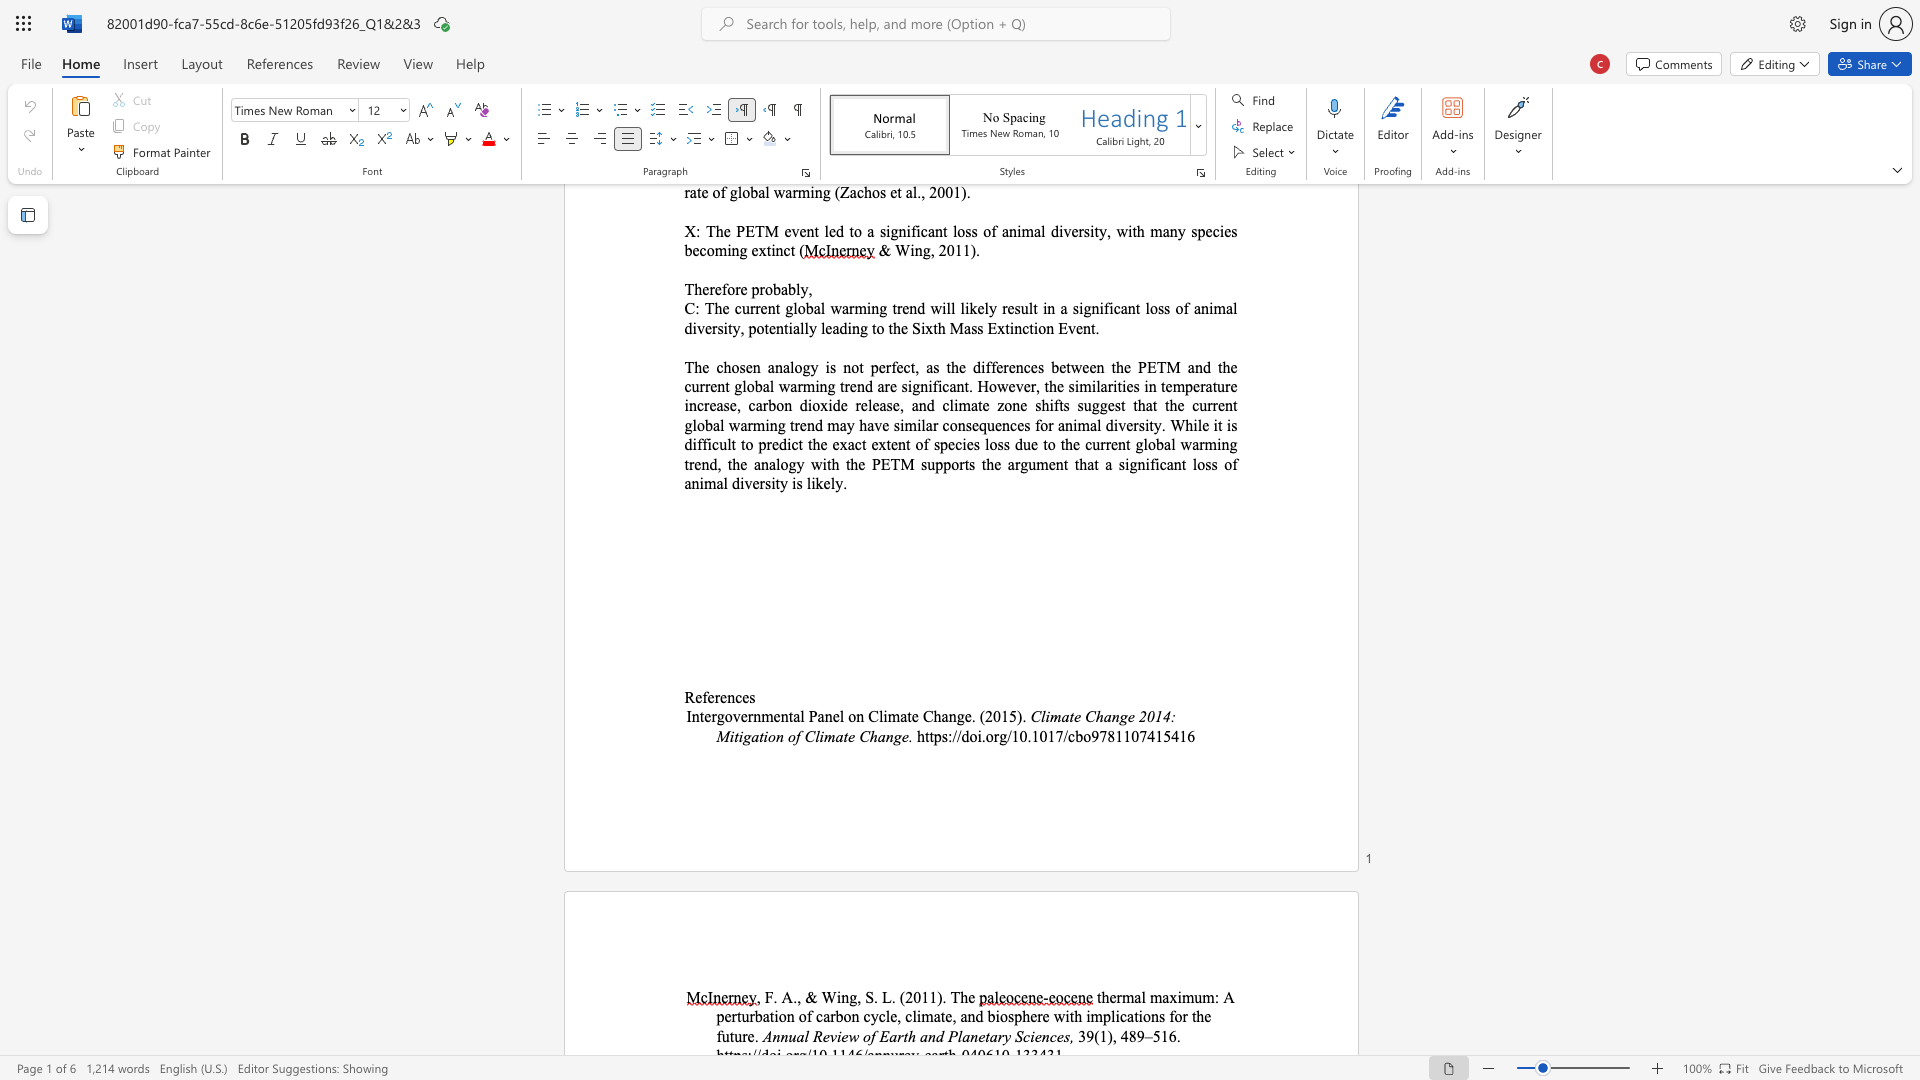 This screenshot has width=1920, height=1080. Describe the element at coordinates (1070, 715) in the screenshot. I see `the 1th character "t" in the text` at that location.